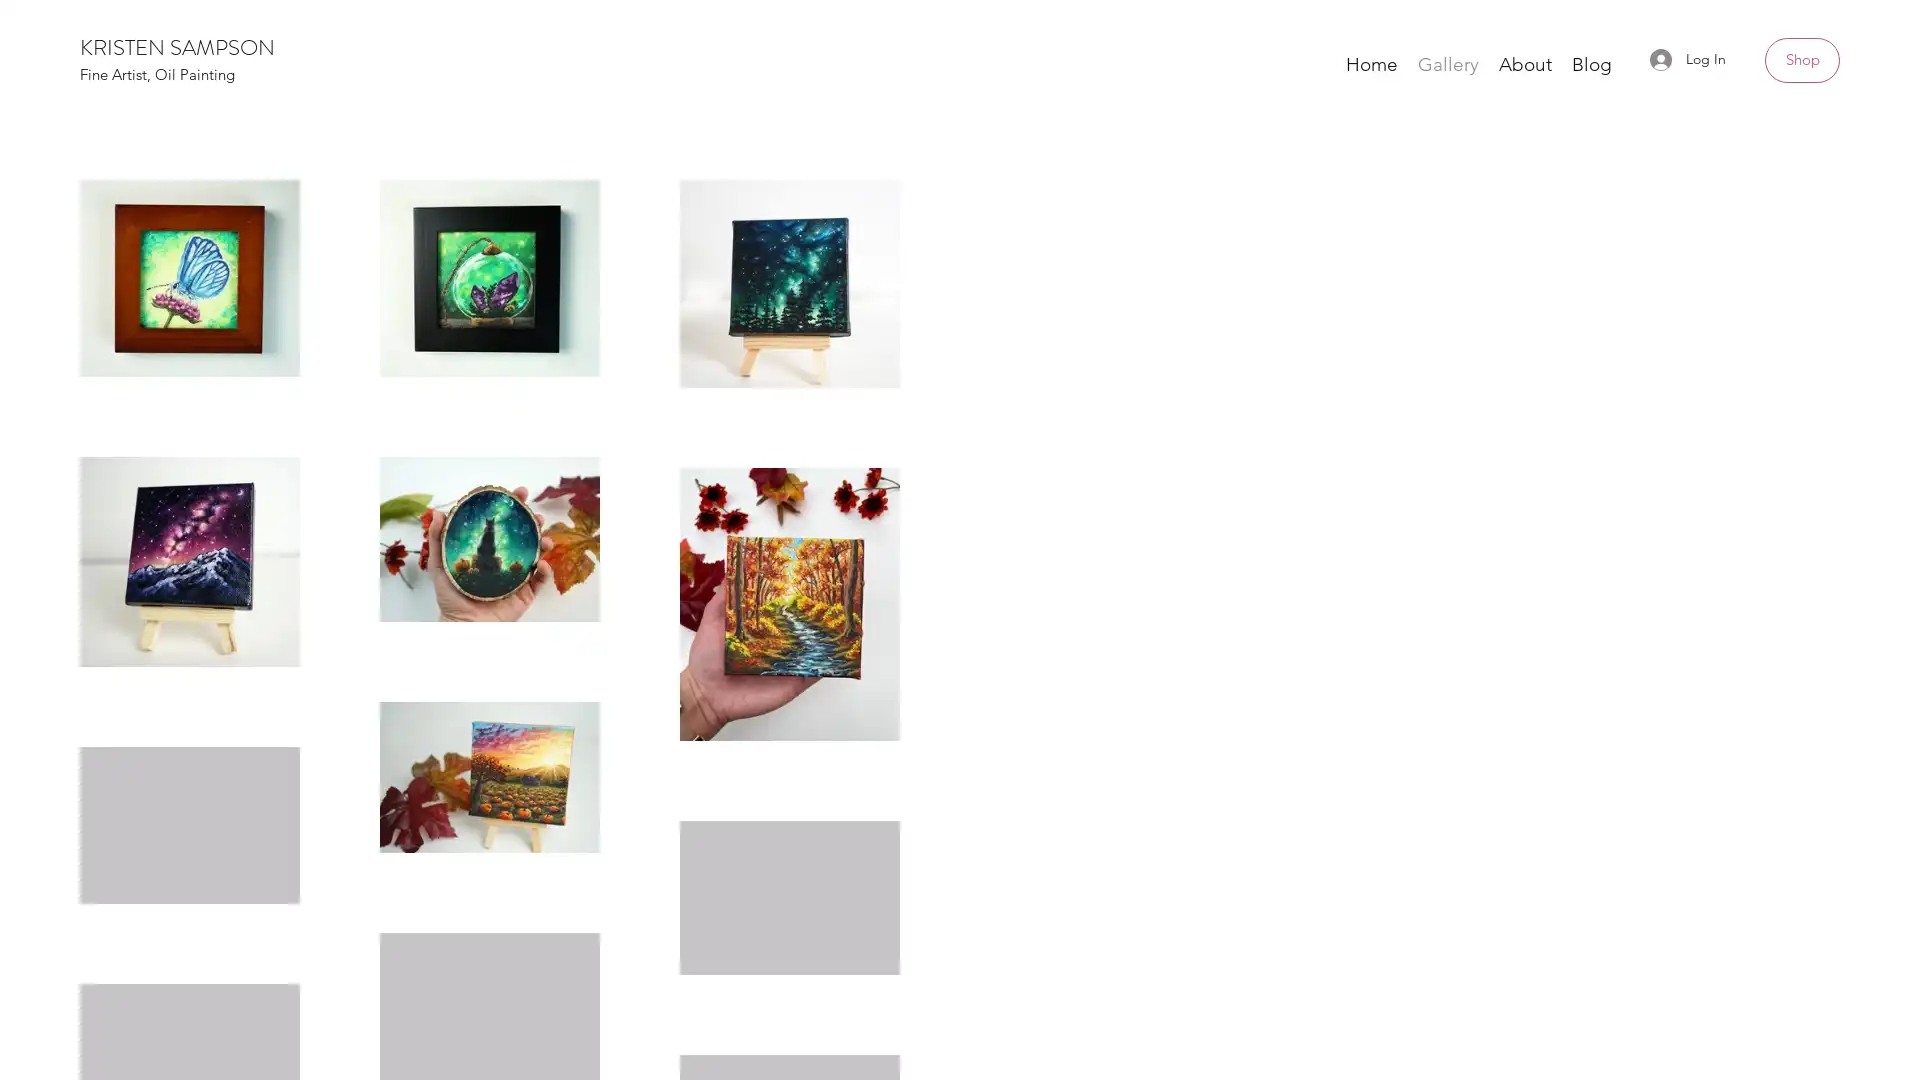 The height and width of the screenshot is (1080, 1920). Describe the element at coordinates (346, 417) in the screenshot. I see `"Haven" 3x3 in - 2021` at that location.